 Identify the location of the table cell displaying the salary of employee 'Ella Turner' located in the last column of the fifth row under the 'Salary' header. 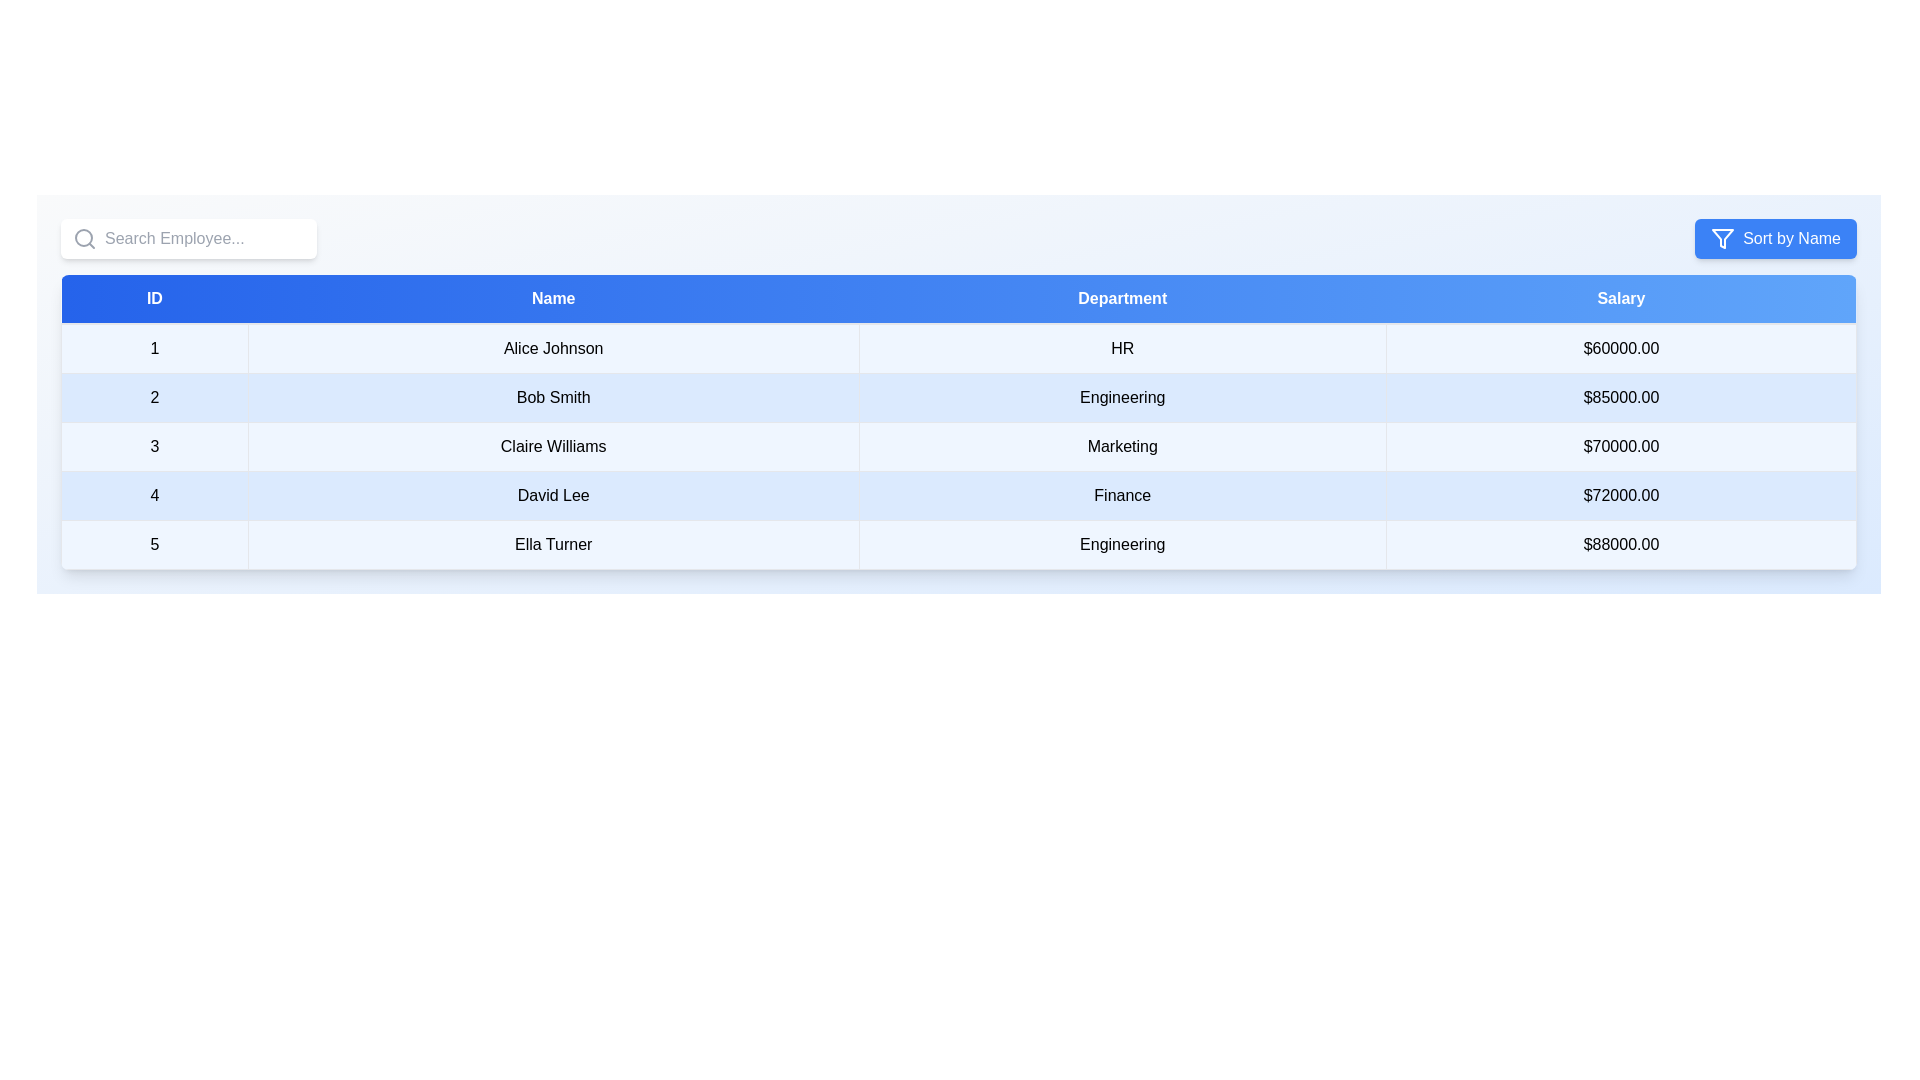
(1621, 544).